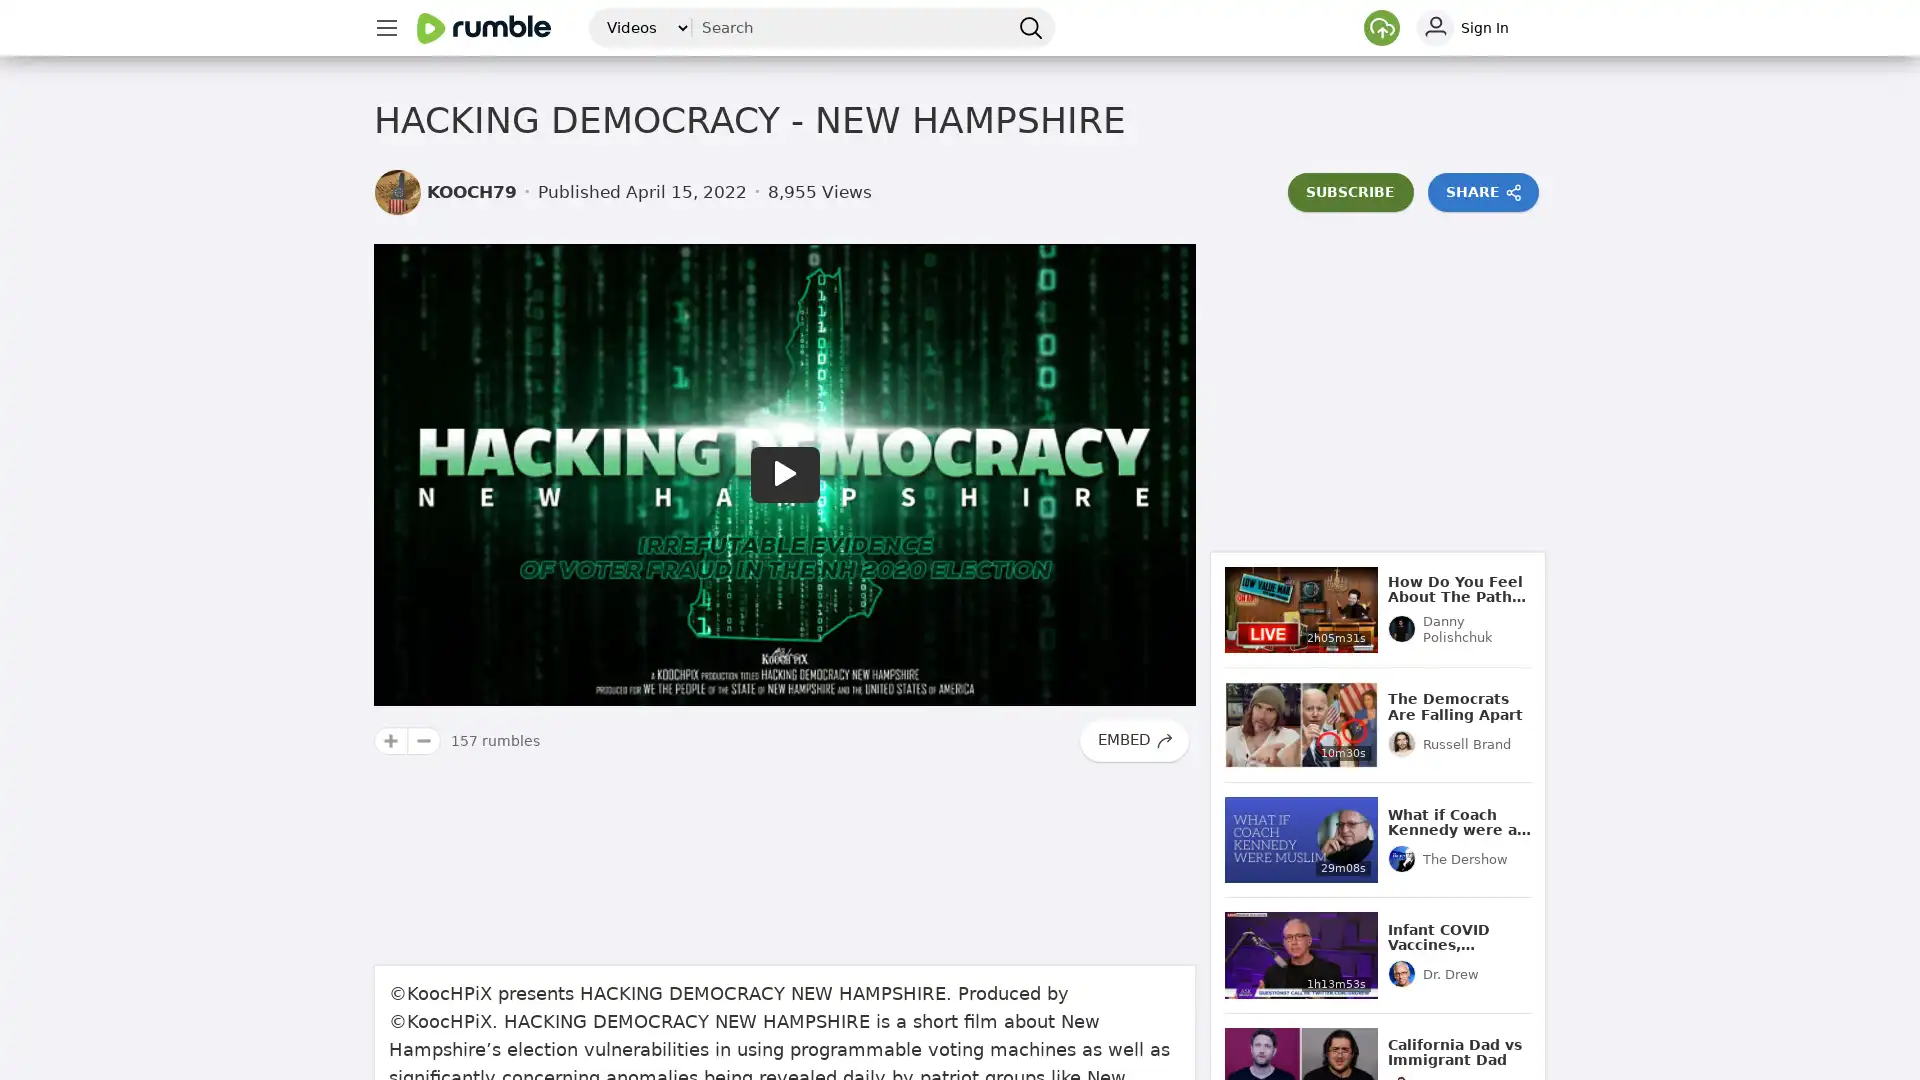 The height and width of the screenshot is (1080, 1920). Describe the element at coordinates (1381, 27) in the screenshot. I see `Upload` at that location.